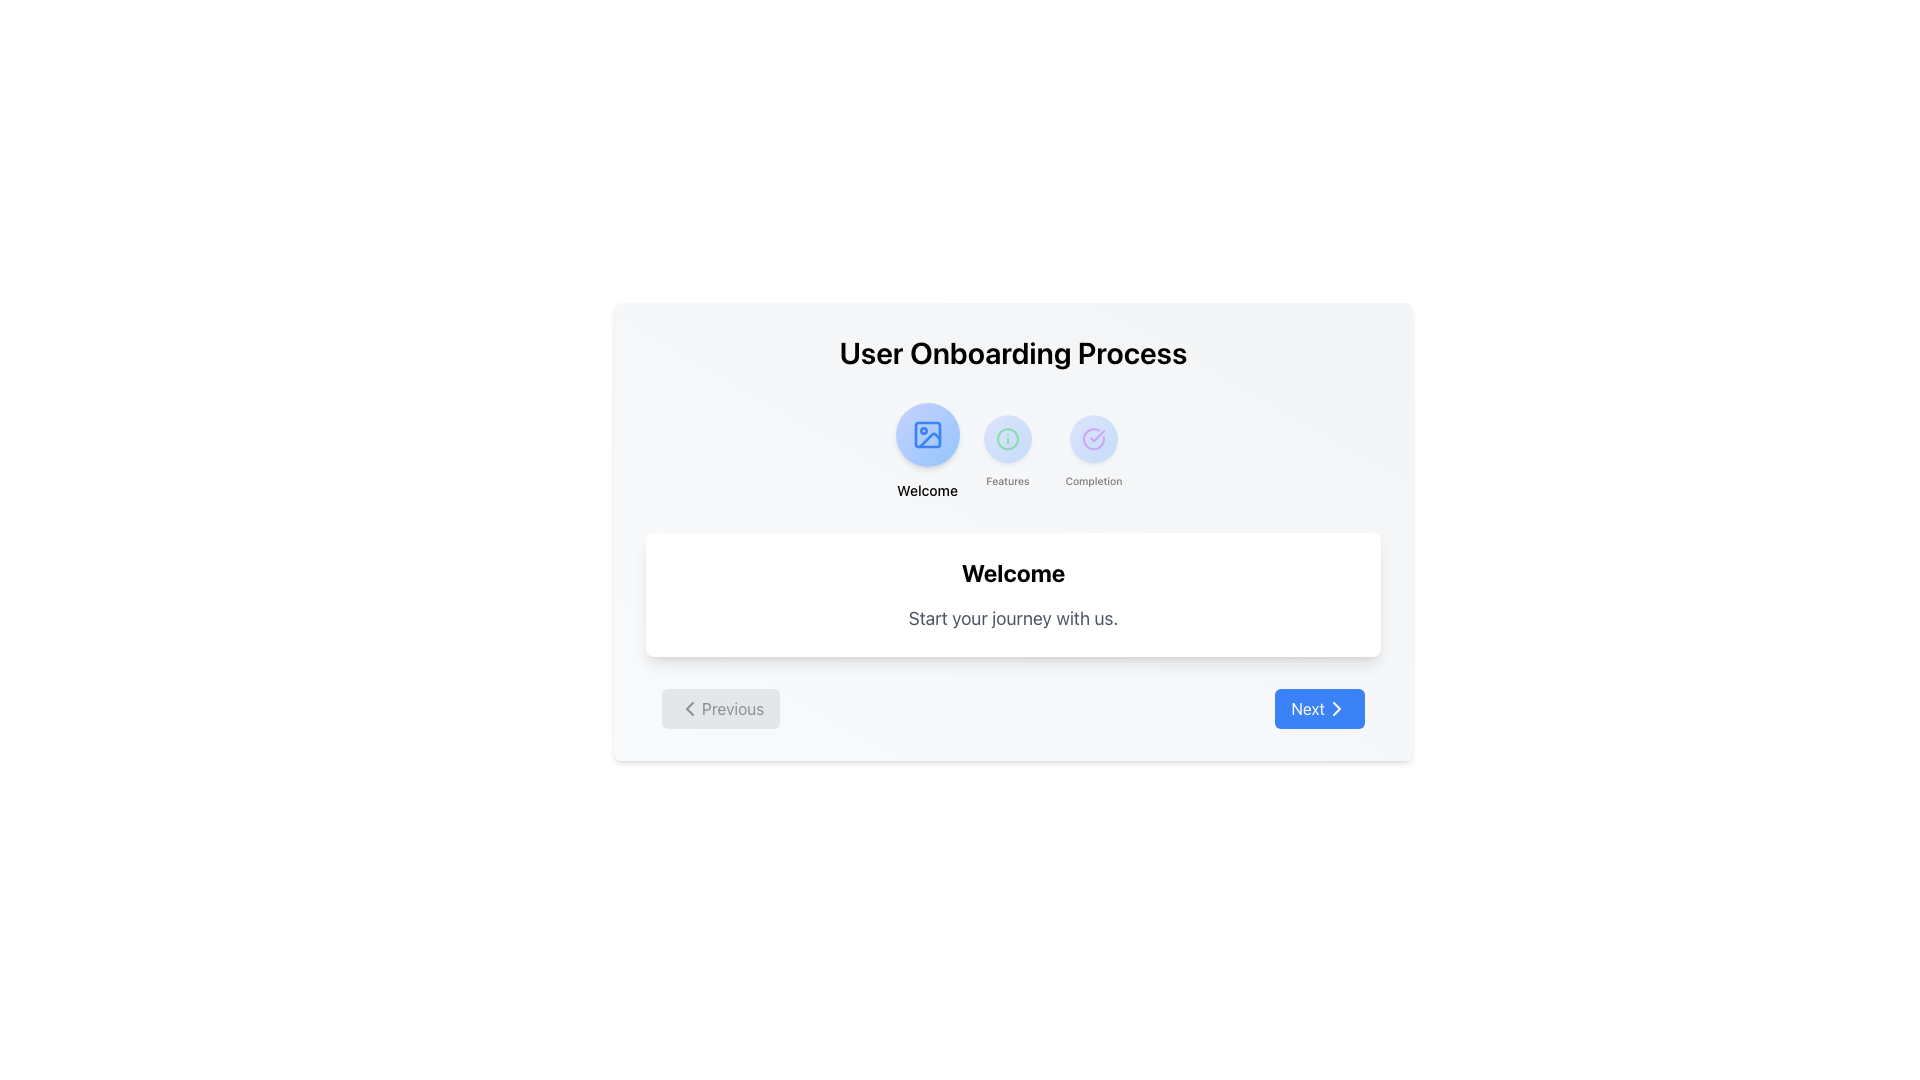  What do you see at coordinates (1337, 708) in the screenshot?
I see `the right-pointing arrow icon within the 'Next' button` at bounding box center [1337, 708].